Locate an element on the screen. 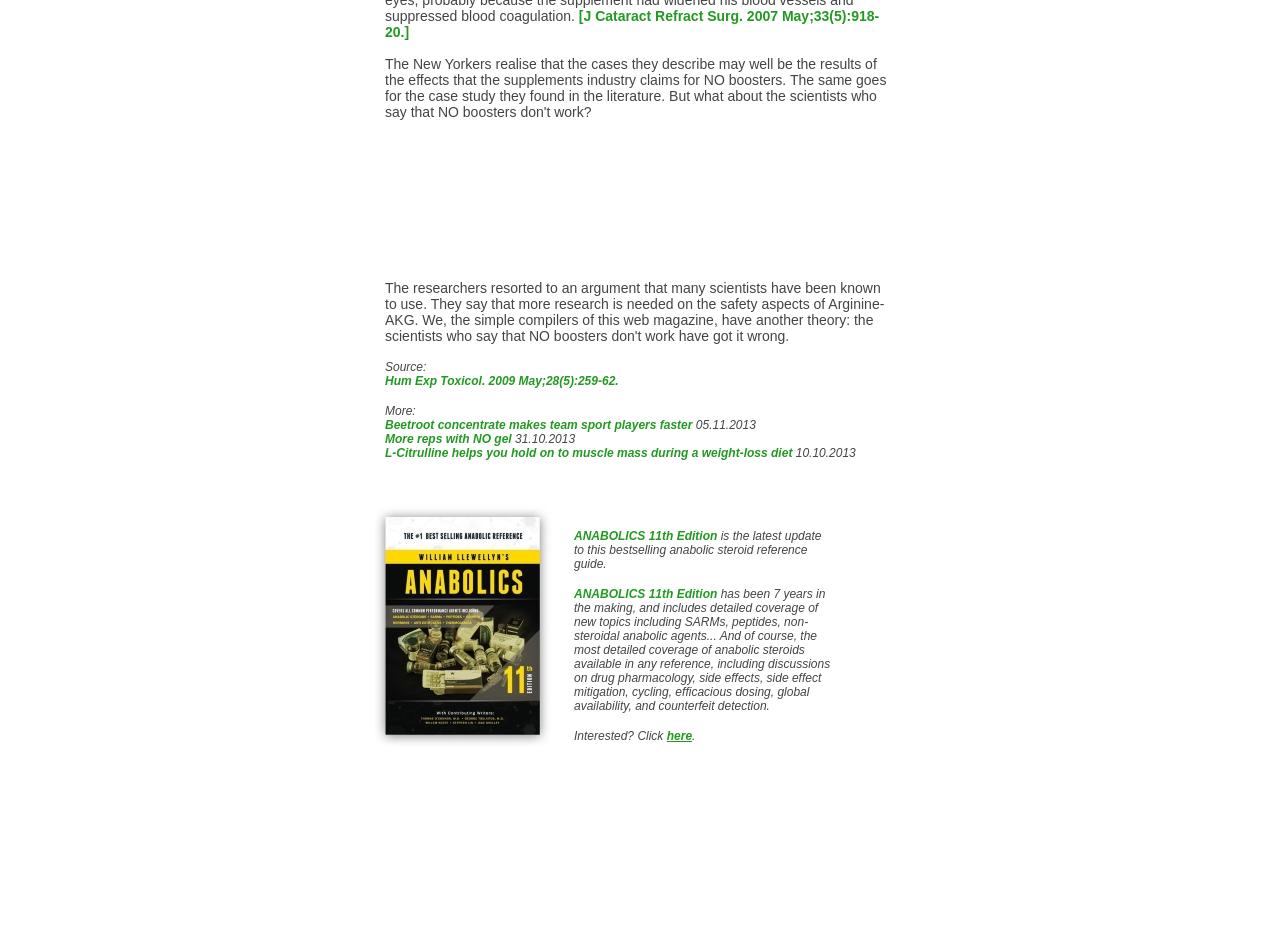  'Beetroot concentrate makes team sport players faster' is located at coordinates (538, 424).